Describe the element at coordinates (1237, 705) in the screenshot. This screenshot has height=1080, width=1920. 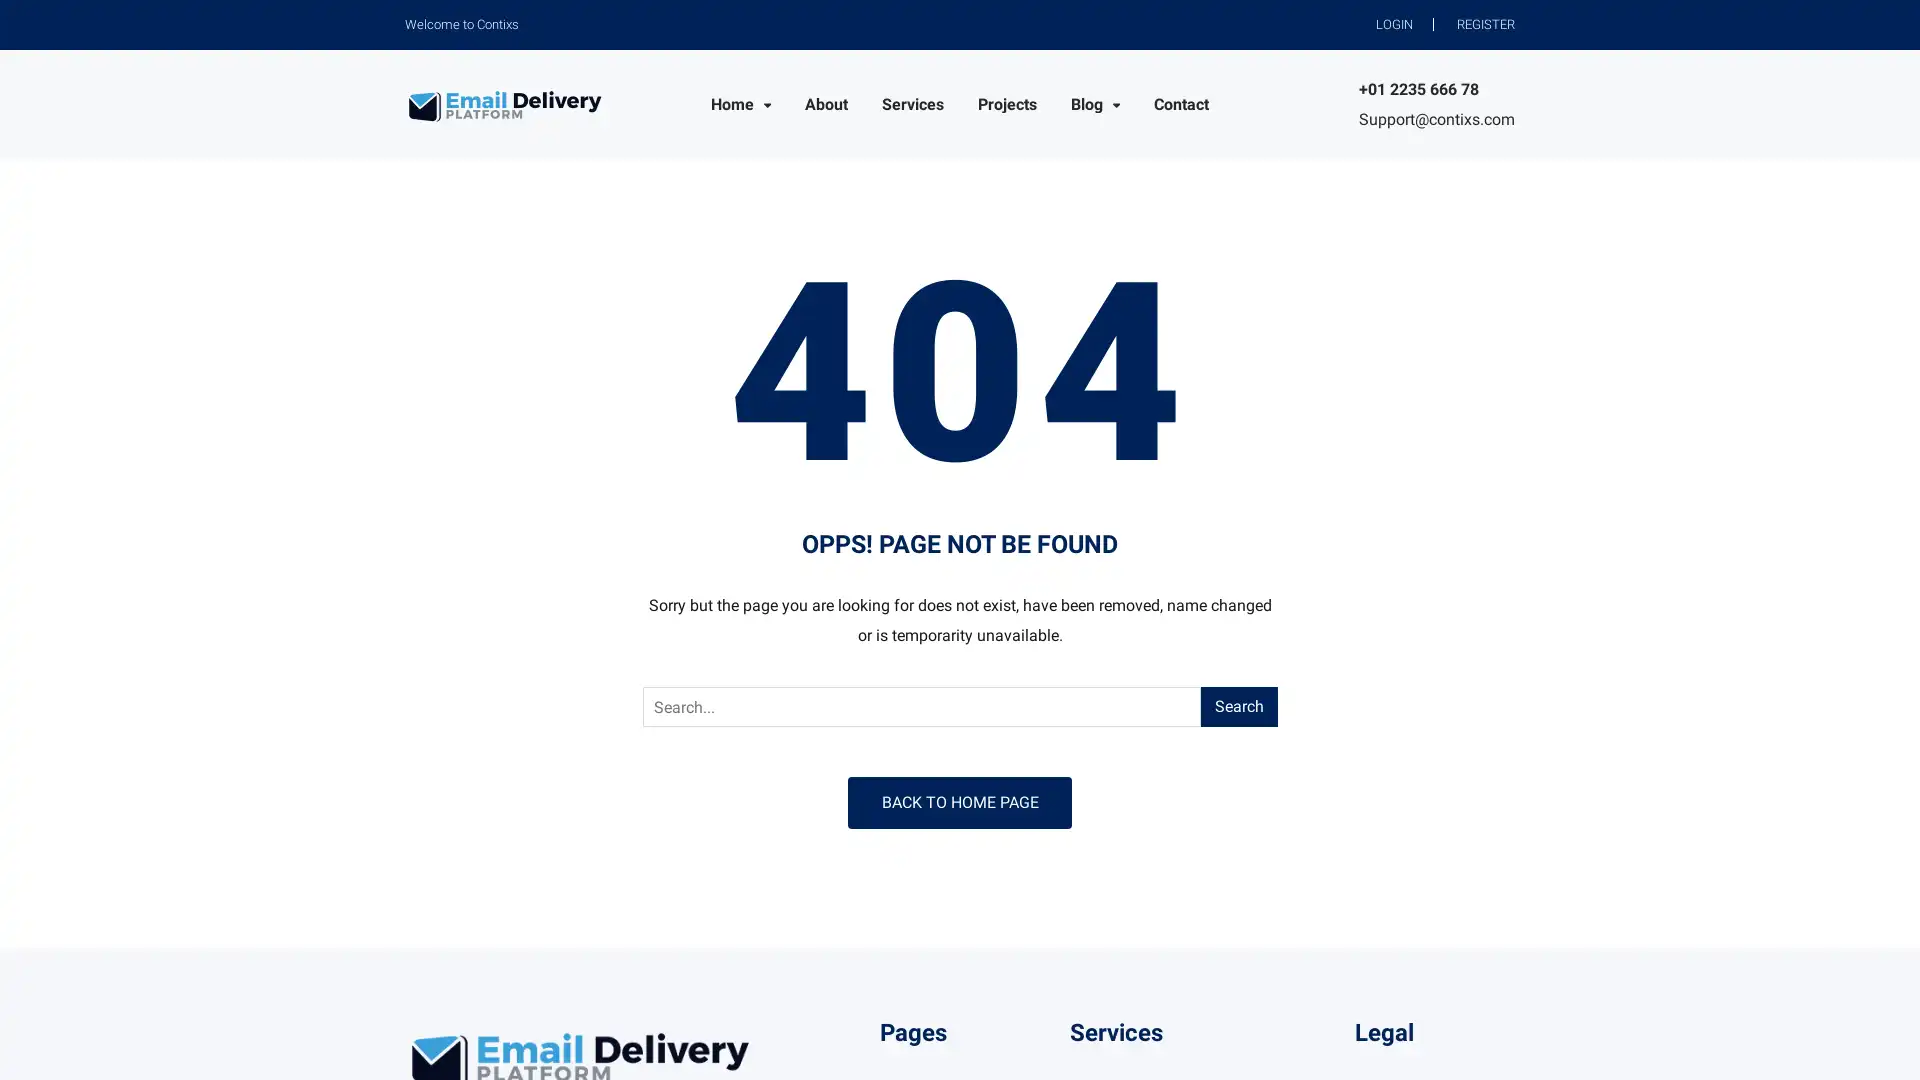
I see `Search` at that location.